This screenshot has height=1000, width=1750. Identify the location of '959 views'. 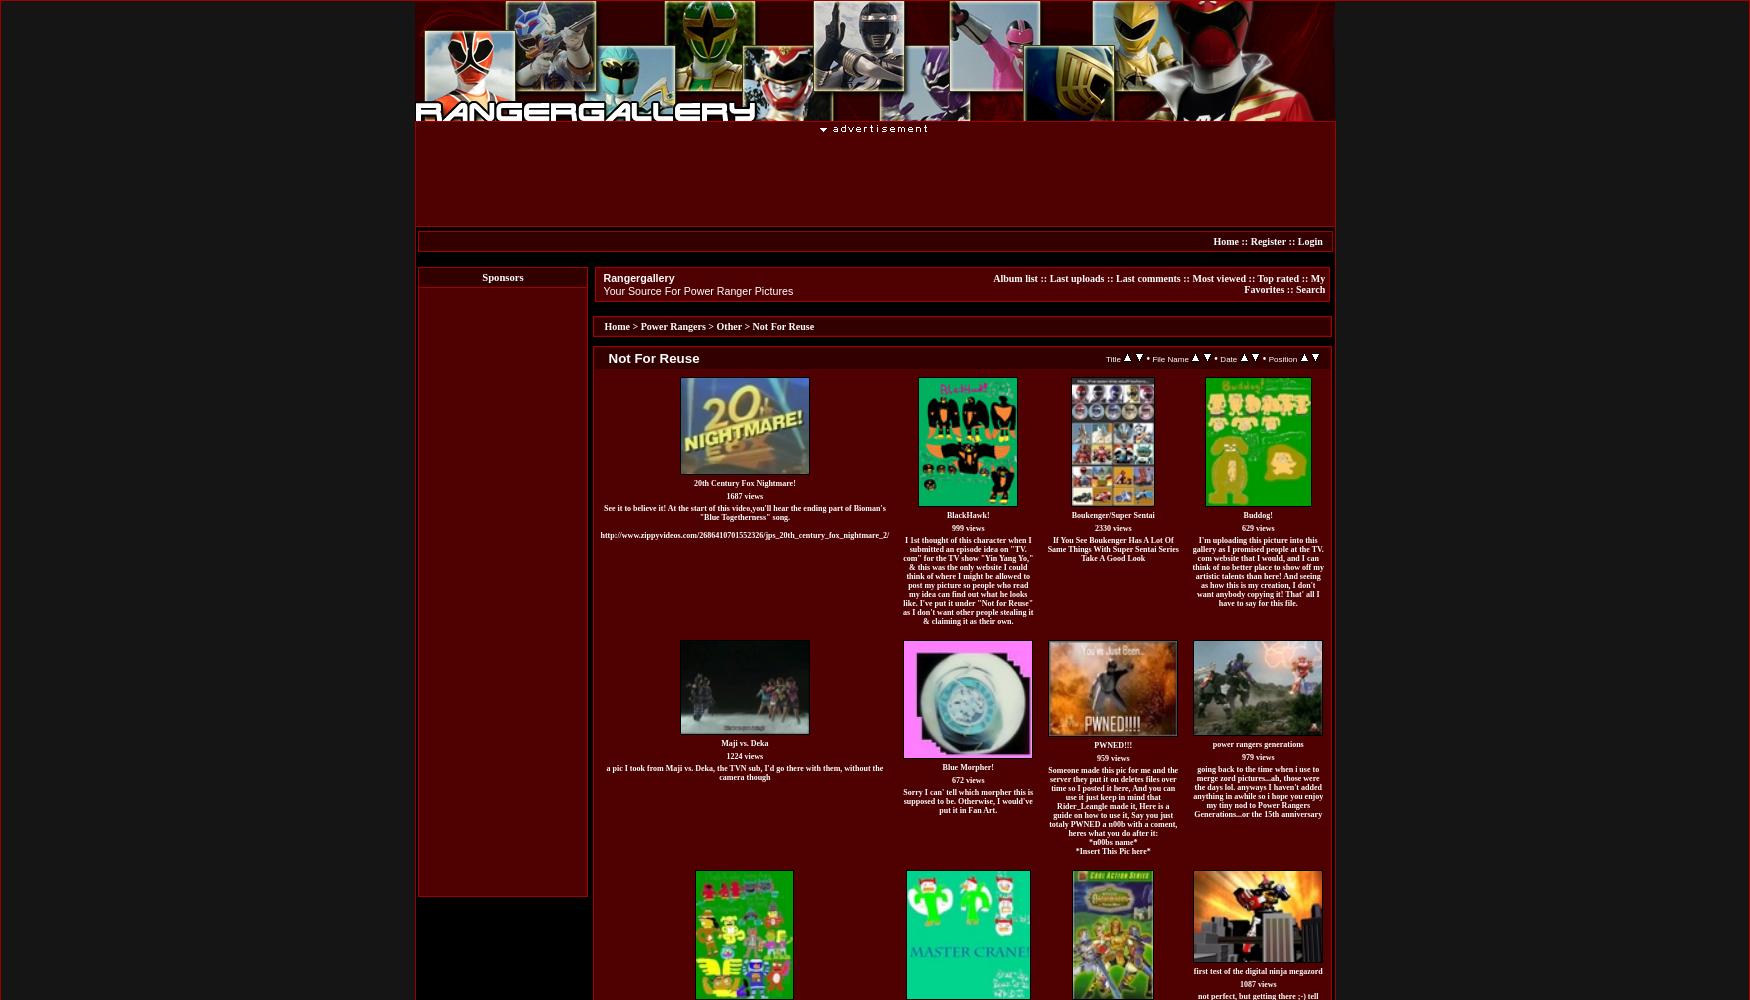
(1112, 757).